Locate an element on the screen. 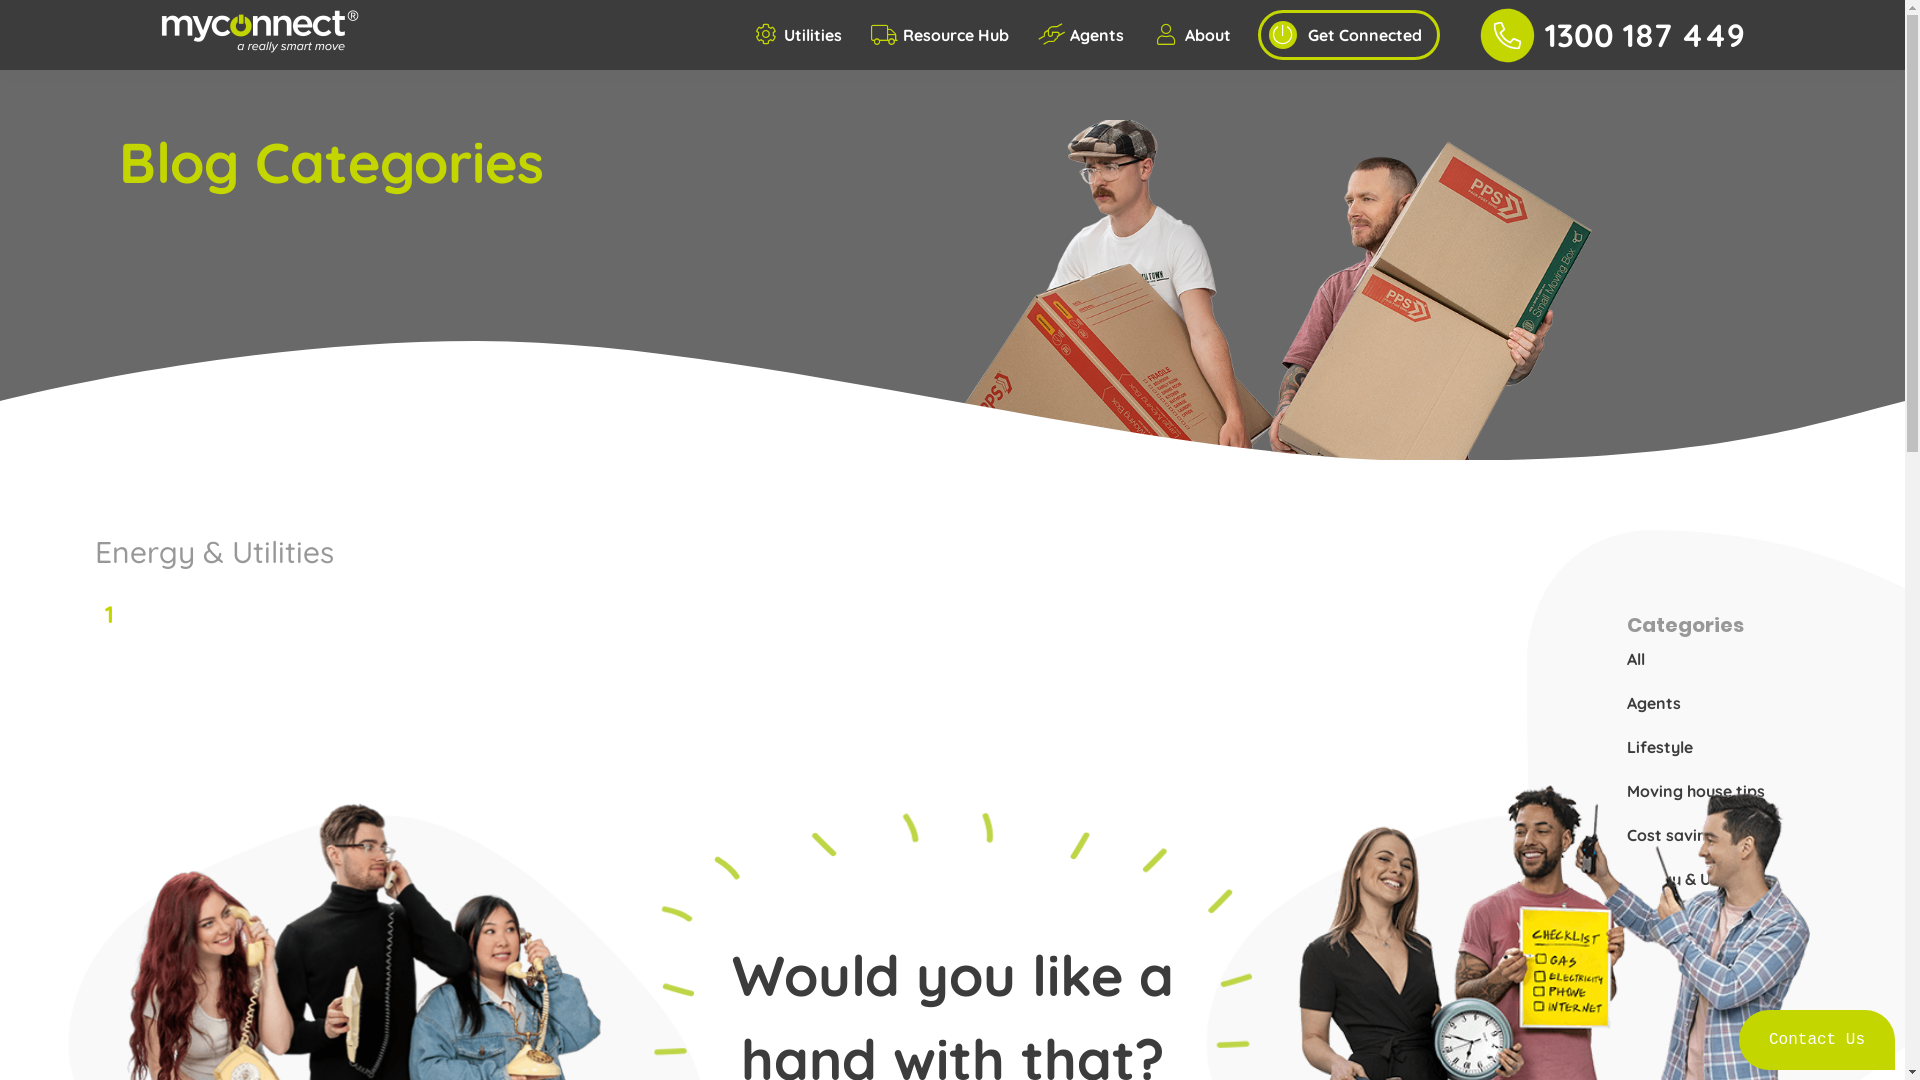  'Energy & Utilities' is located at coordinates (1691, 878).